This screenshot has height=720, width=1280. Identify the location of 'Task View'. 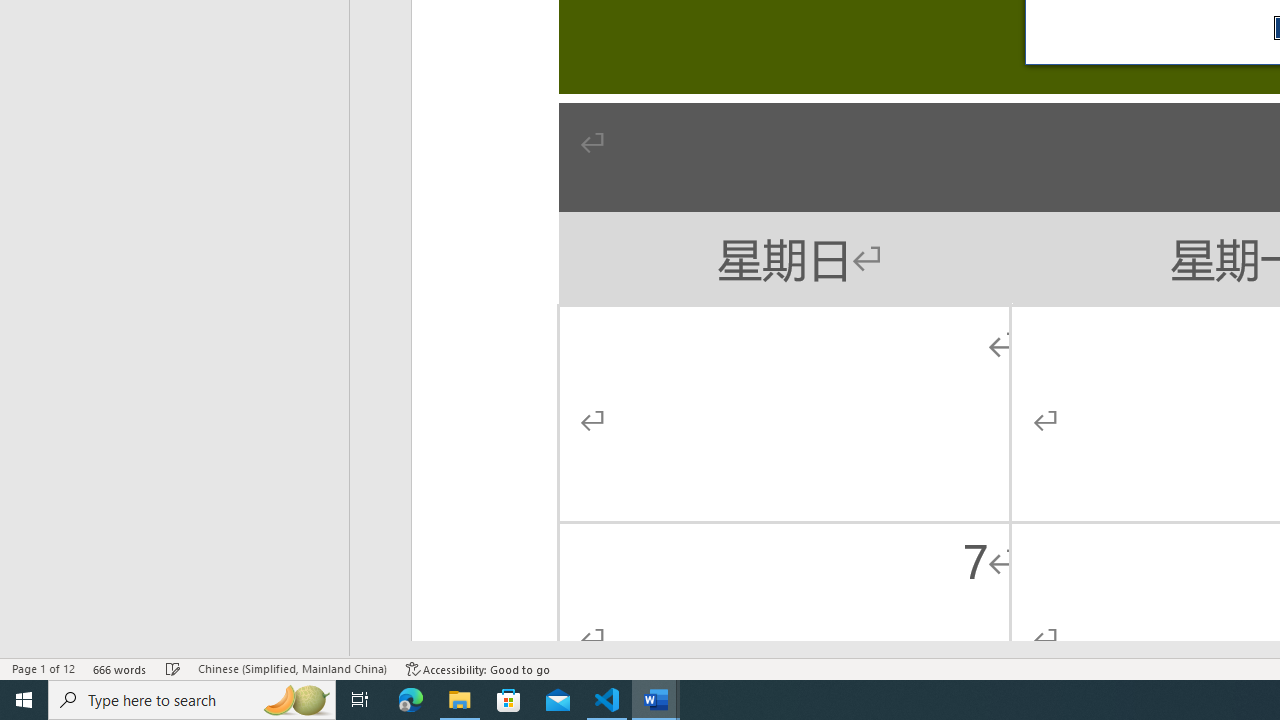
(359, 698).